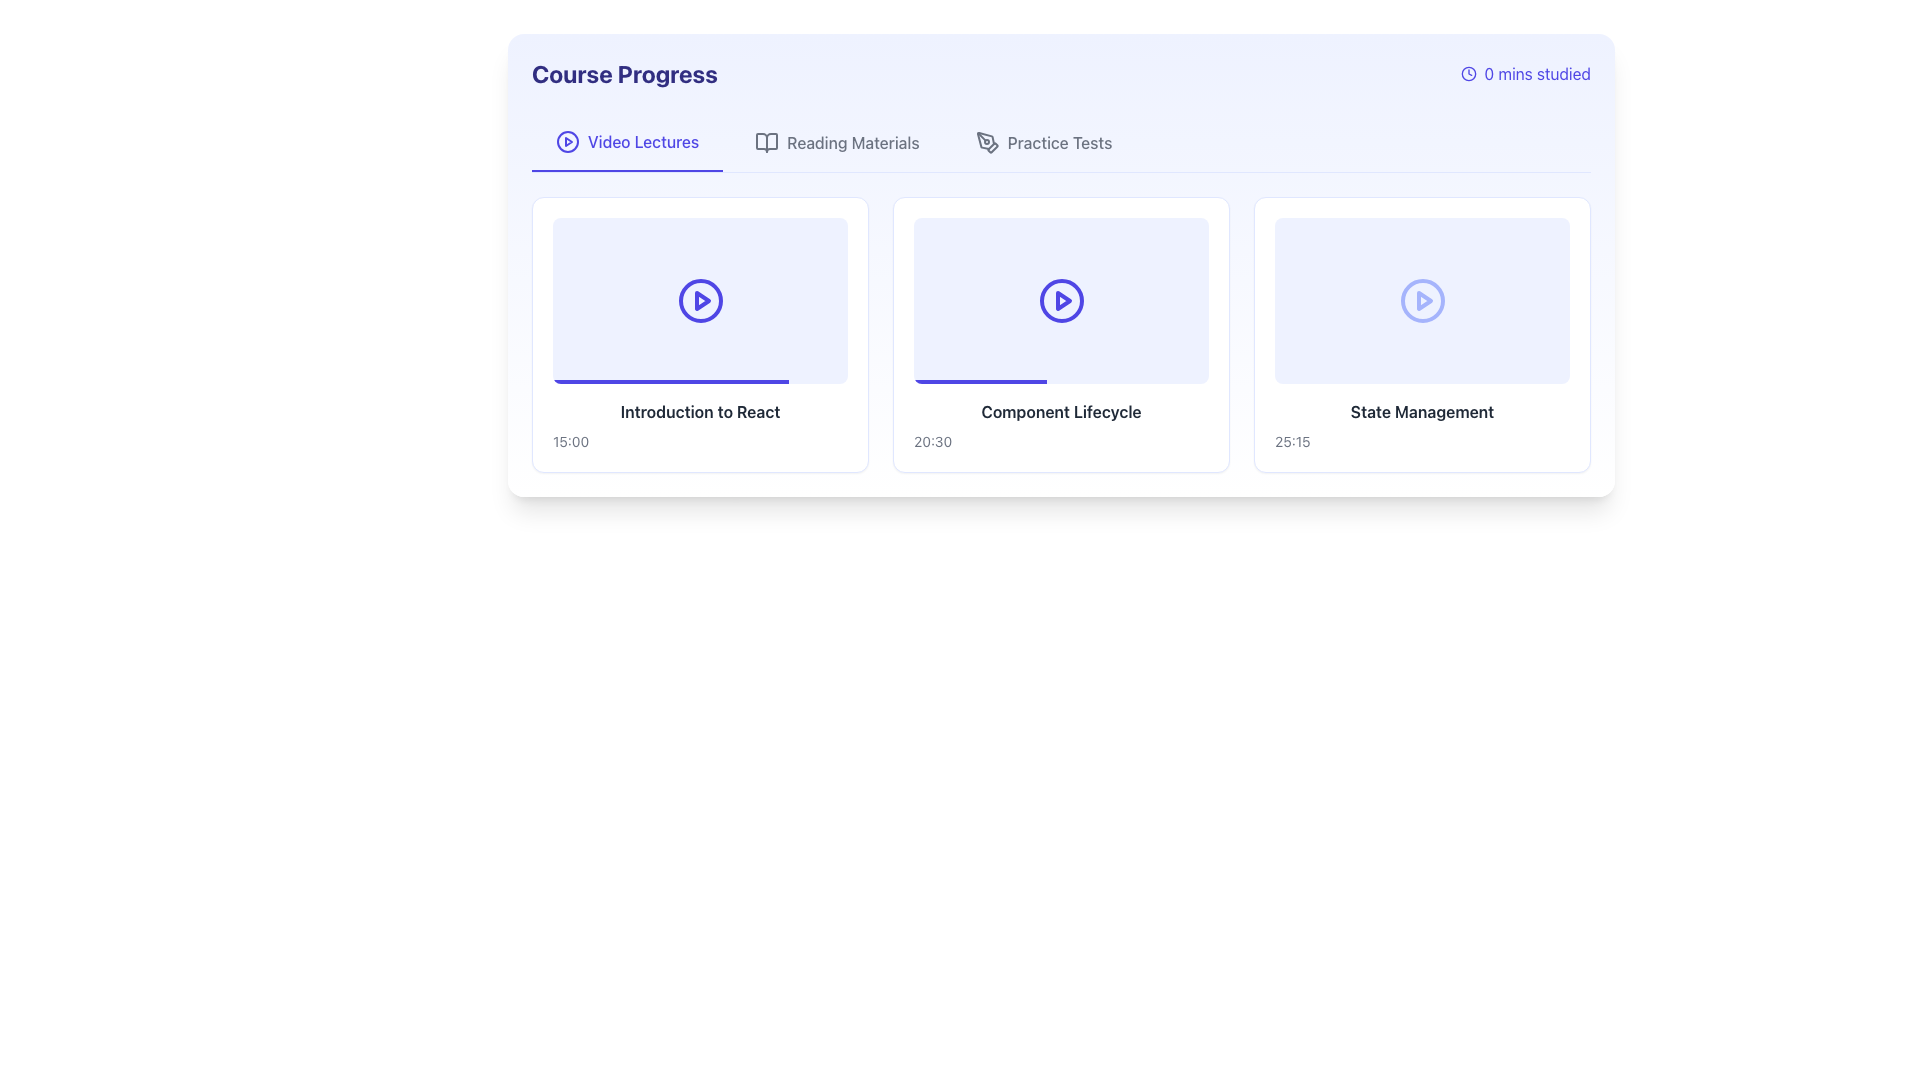 Image resolution: width=1920 pixels, height=1080 pixels. What do you see at coordinates (1421, 300) in the screenshot?
I see `the play button icon in the 'State Management' video thumbnail to initiate video playback` at bounding box center [1421, 300].